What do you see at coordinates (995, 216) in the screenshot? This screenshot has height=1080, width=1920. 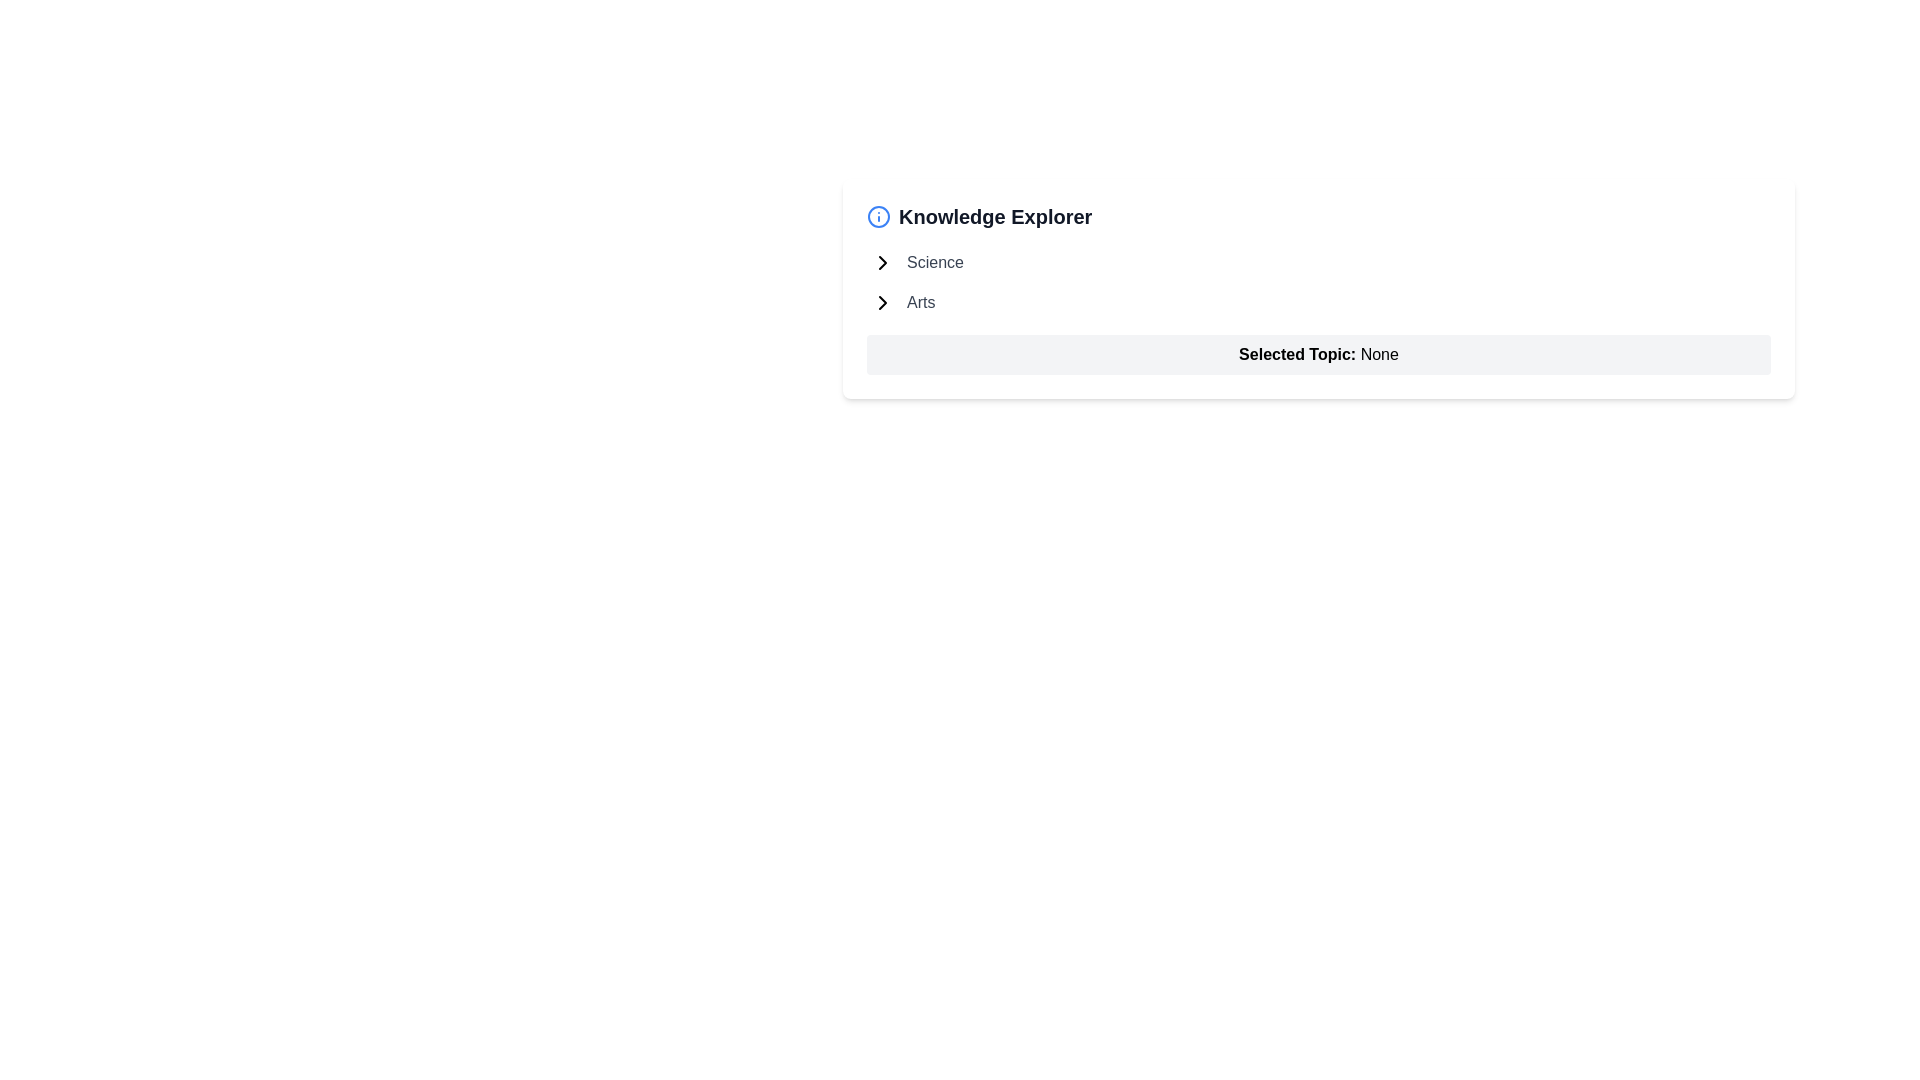 I see `the text label that serves as a title or header, indicating the name or purpose of the current section or interface` at bounding box center [995, 216].